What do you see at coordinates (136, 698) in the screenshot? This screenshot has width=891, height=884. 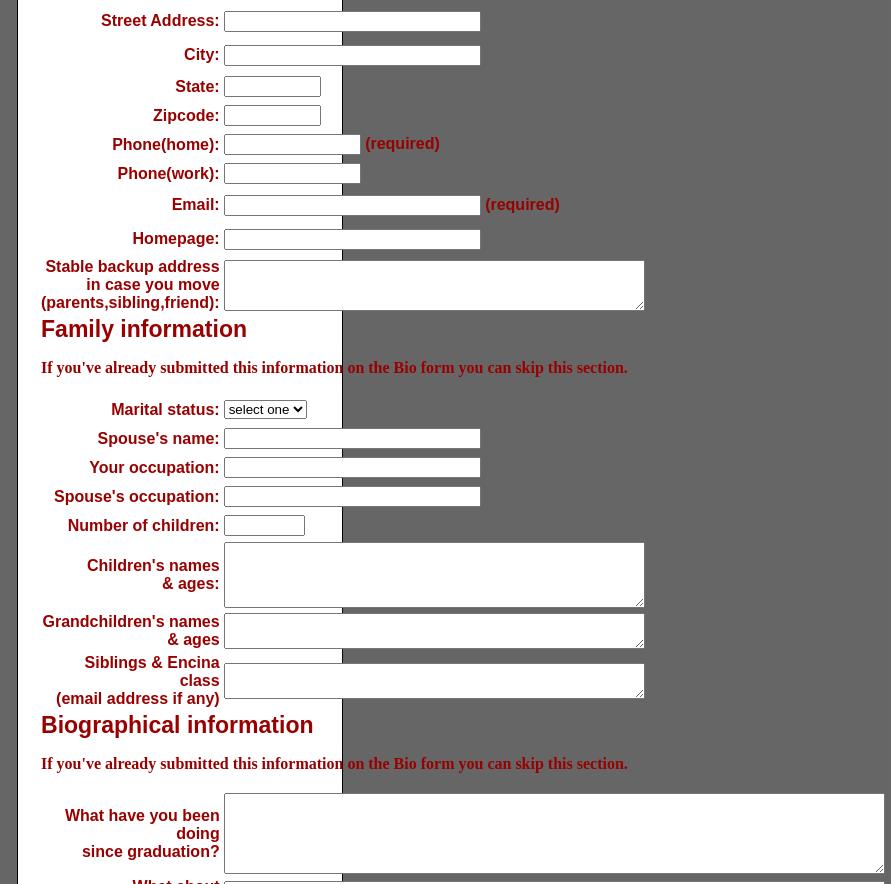 I see `'(email address if any)'` at bounding box center [136, 698].